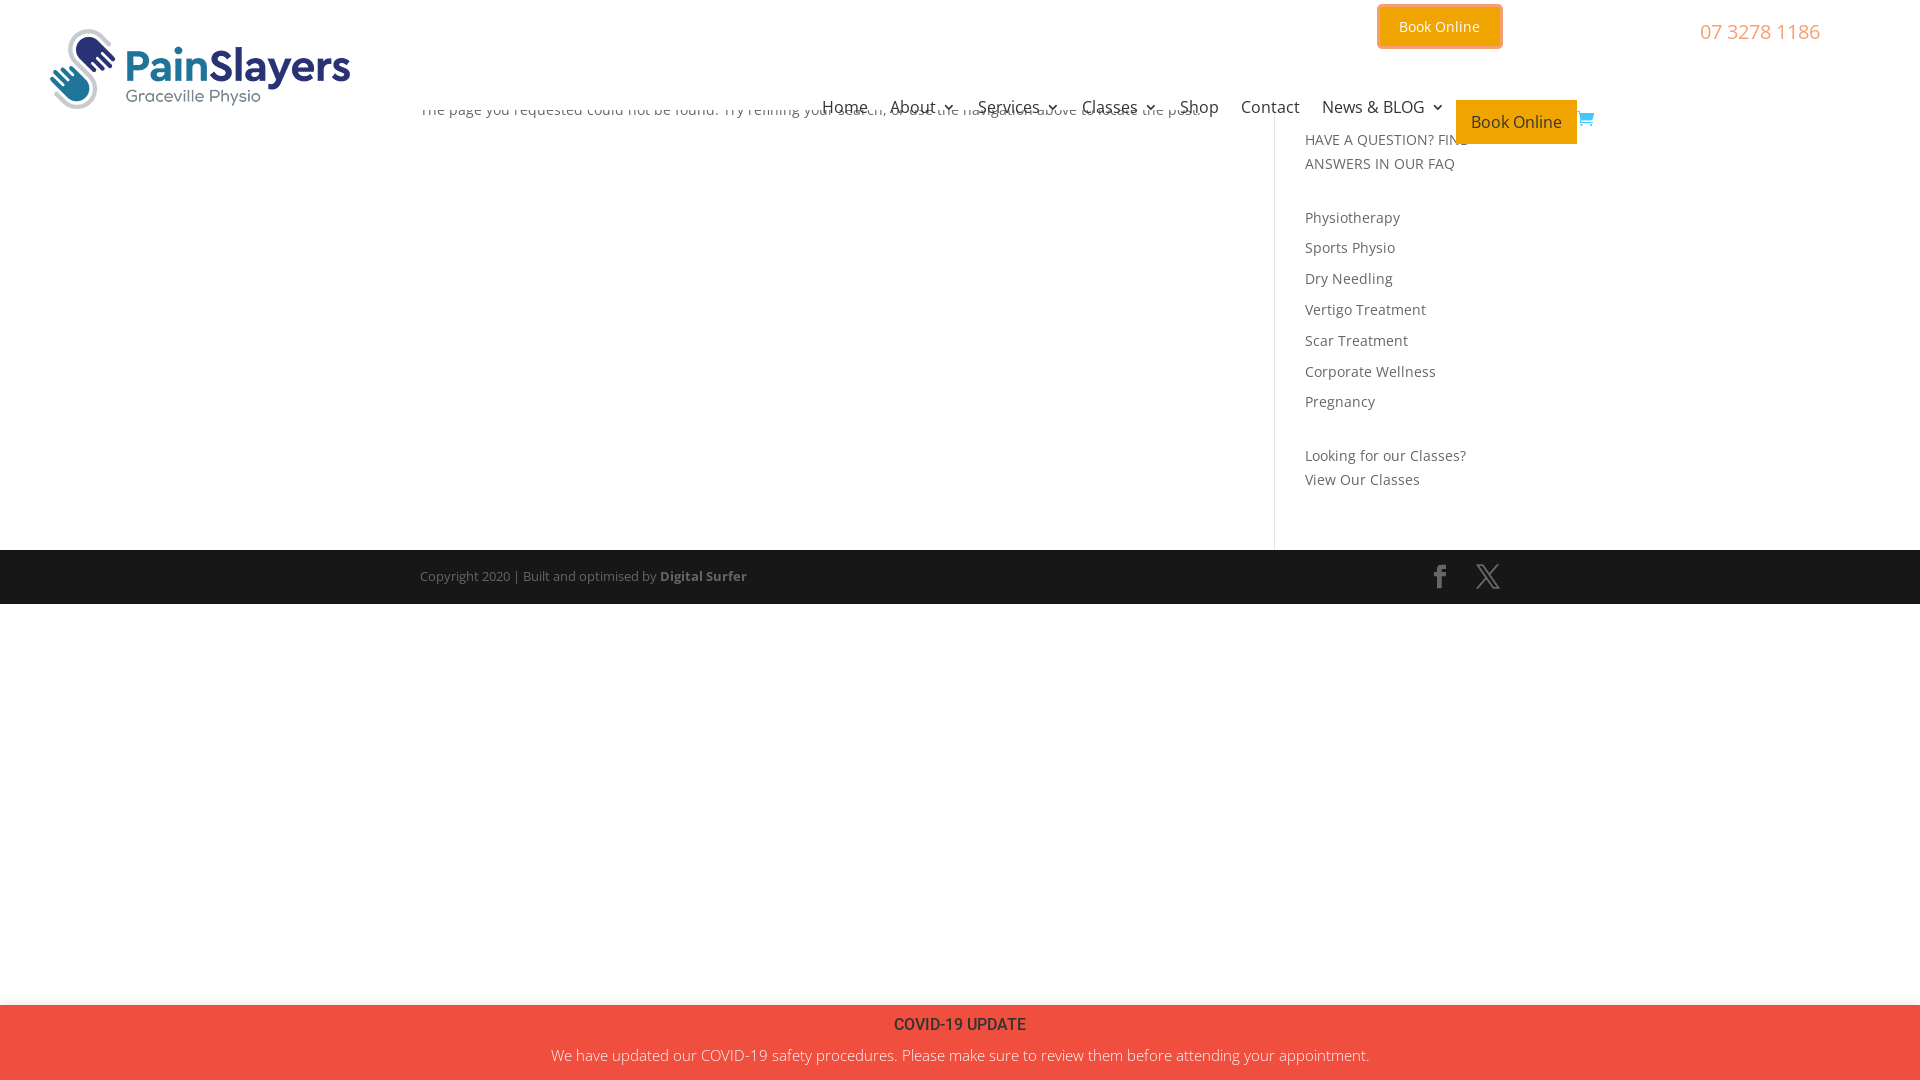 The image size is (1920, 1080). I want to click on 'Sports Physio', so click(1349, 246).